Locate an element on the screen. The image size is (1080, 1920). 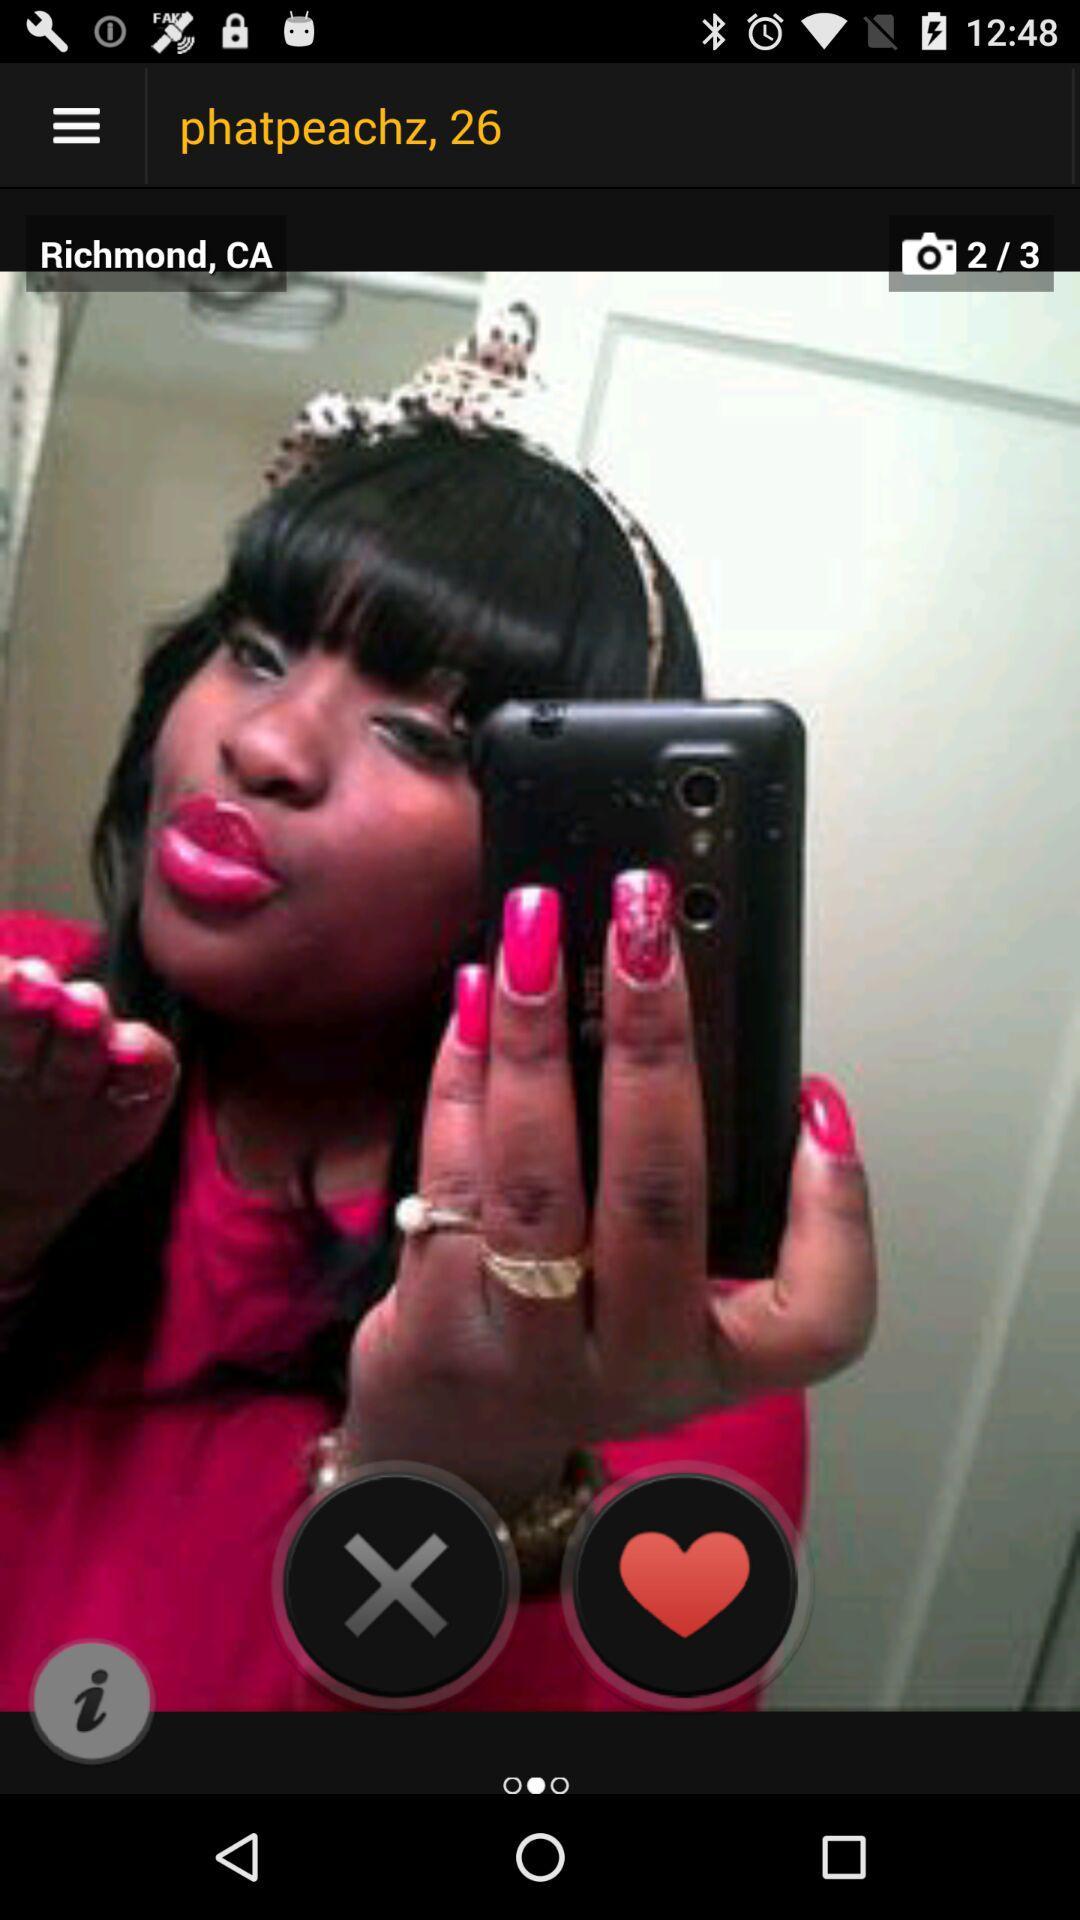
the information on this women 's profile is located at coordinates (91, 1701).